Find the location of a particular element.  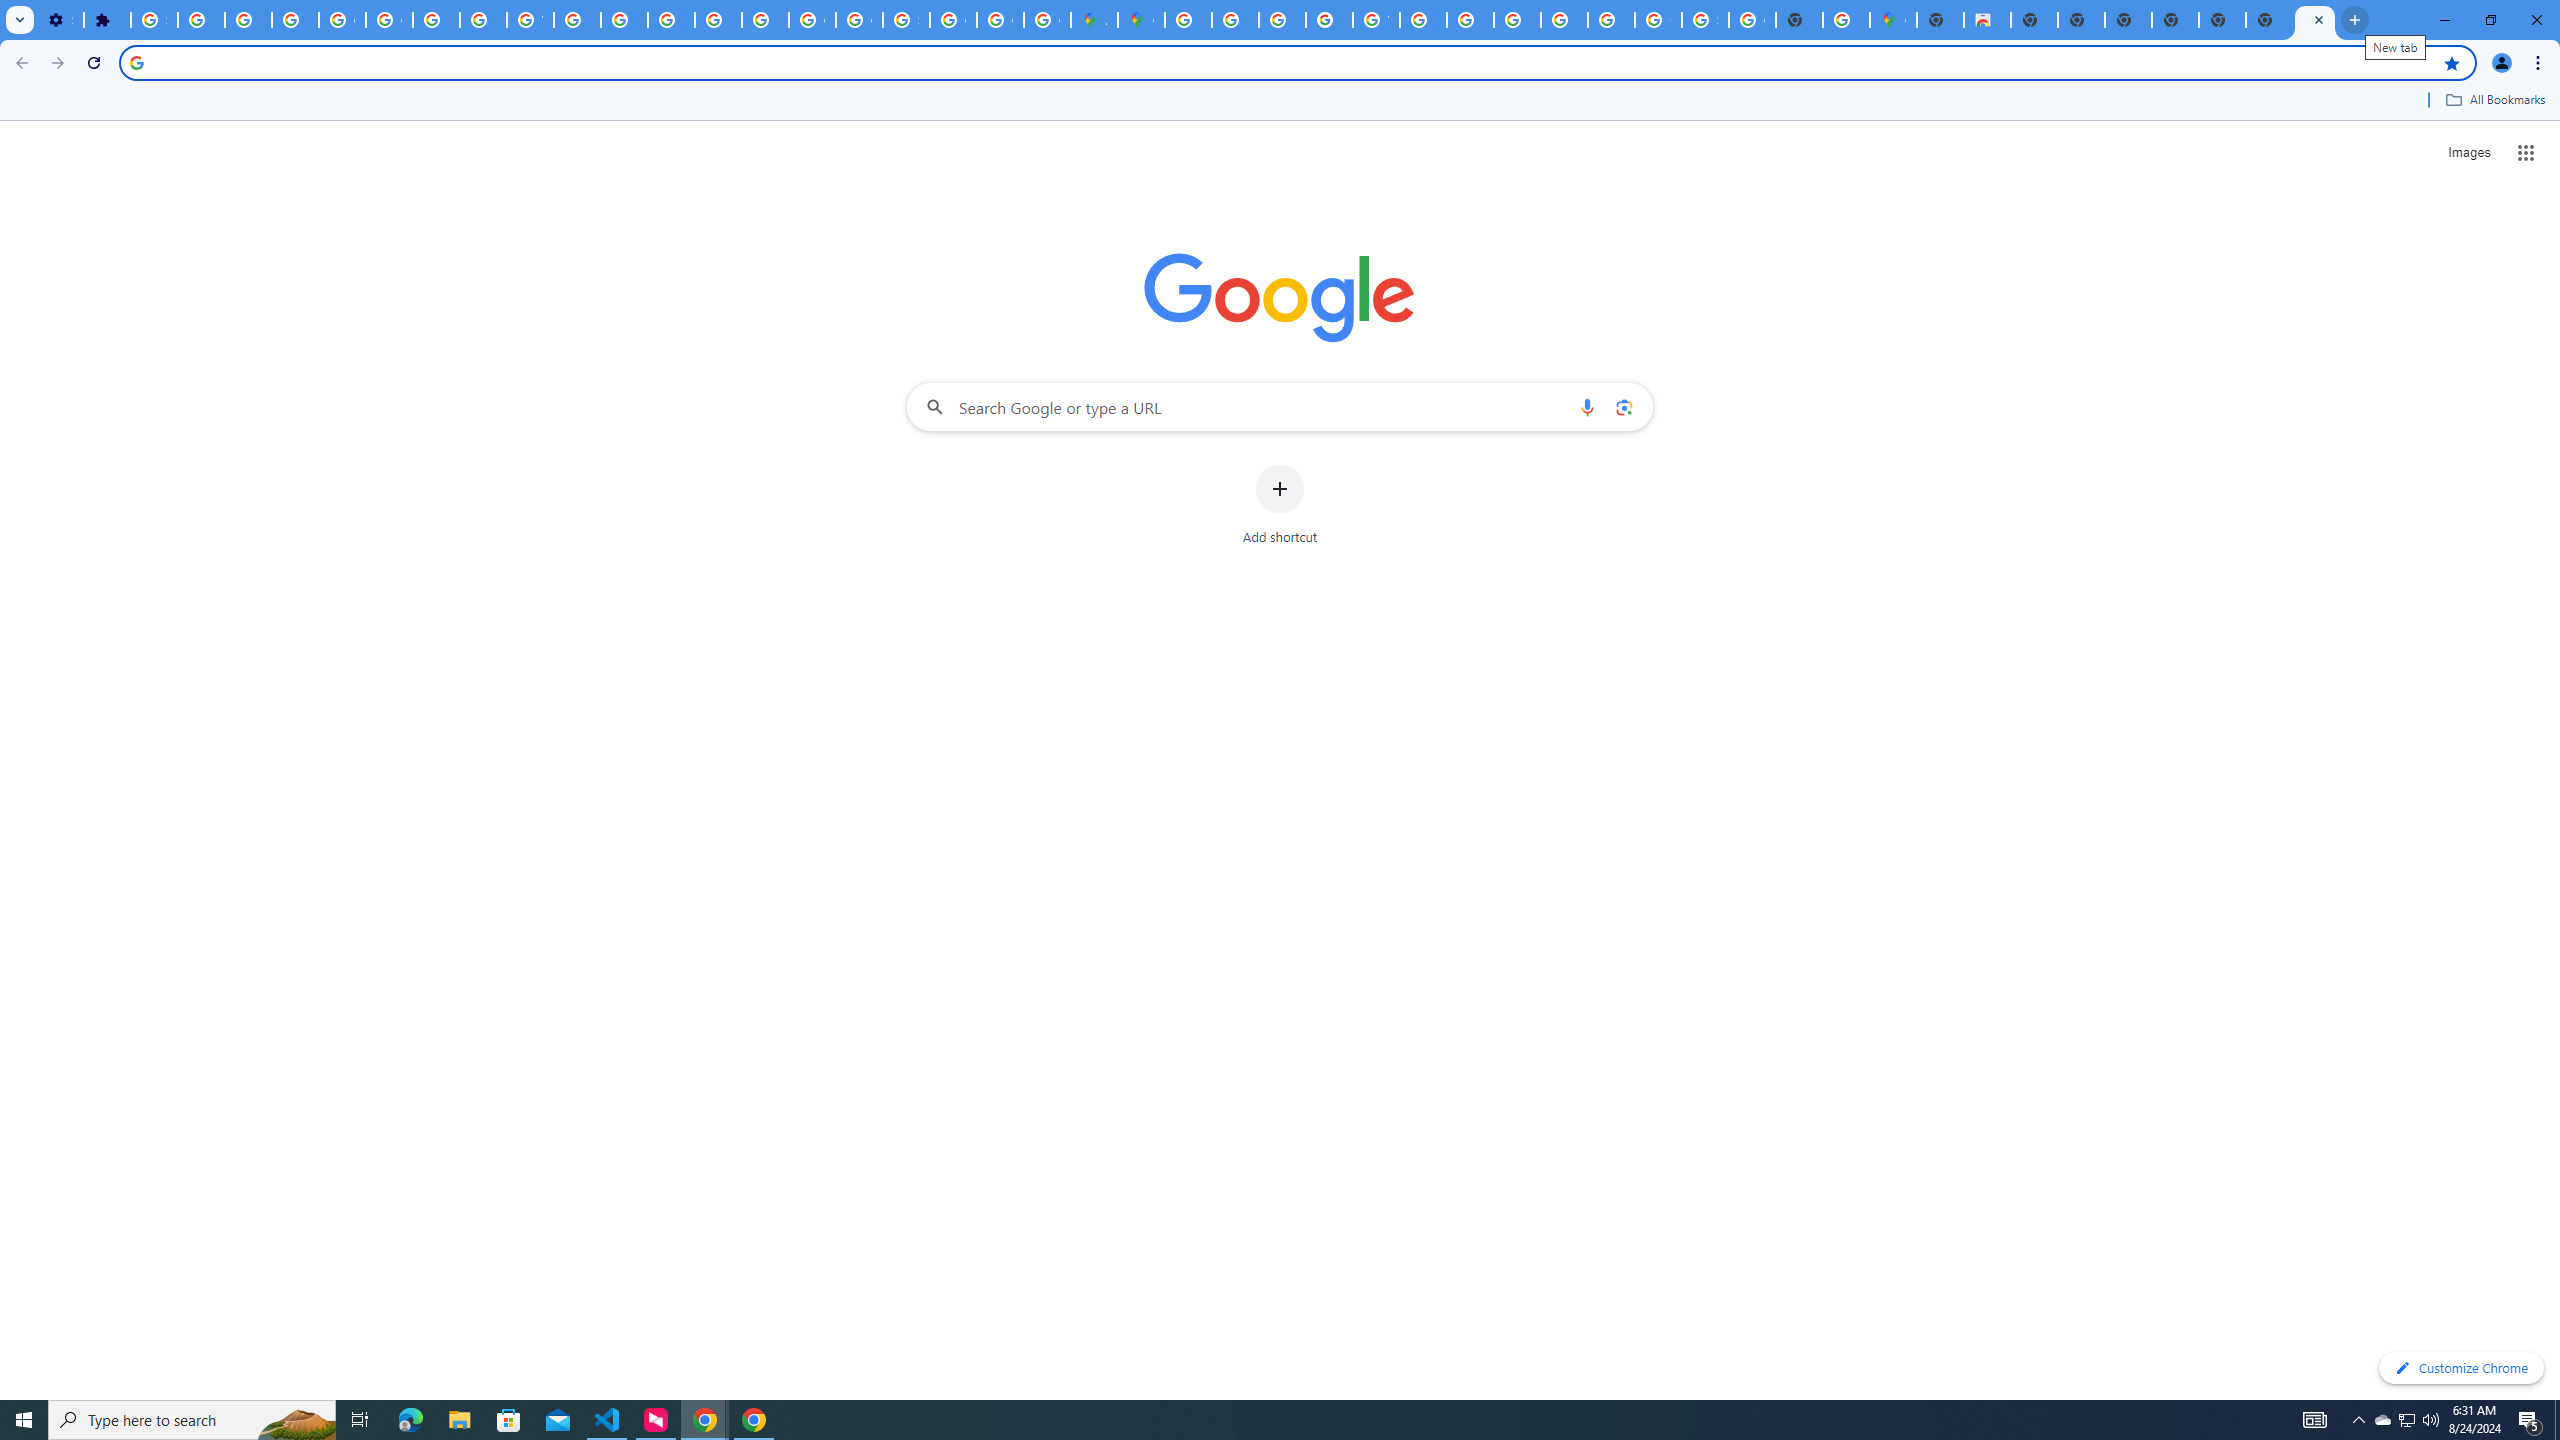

'Delete photos & videos - Computer - Google Photos Help' is located at coordinates (199, 19).